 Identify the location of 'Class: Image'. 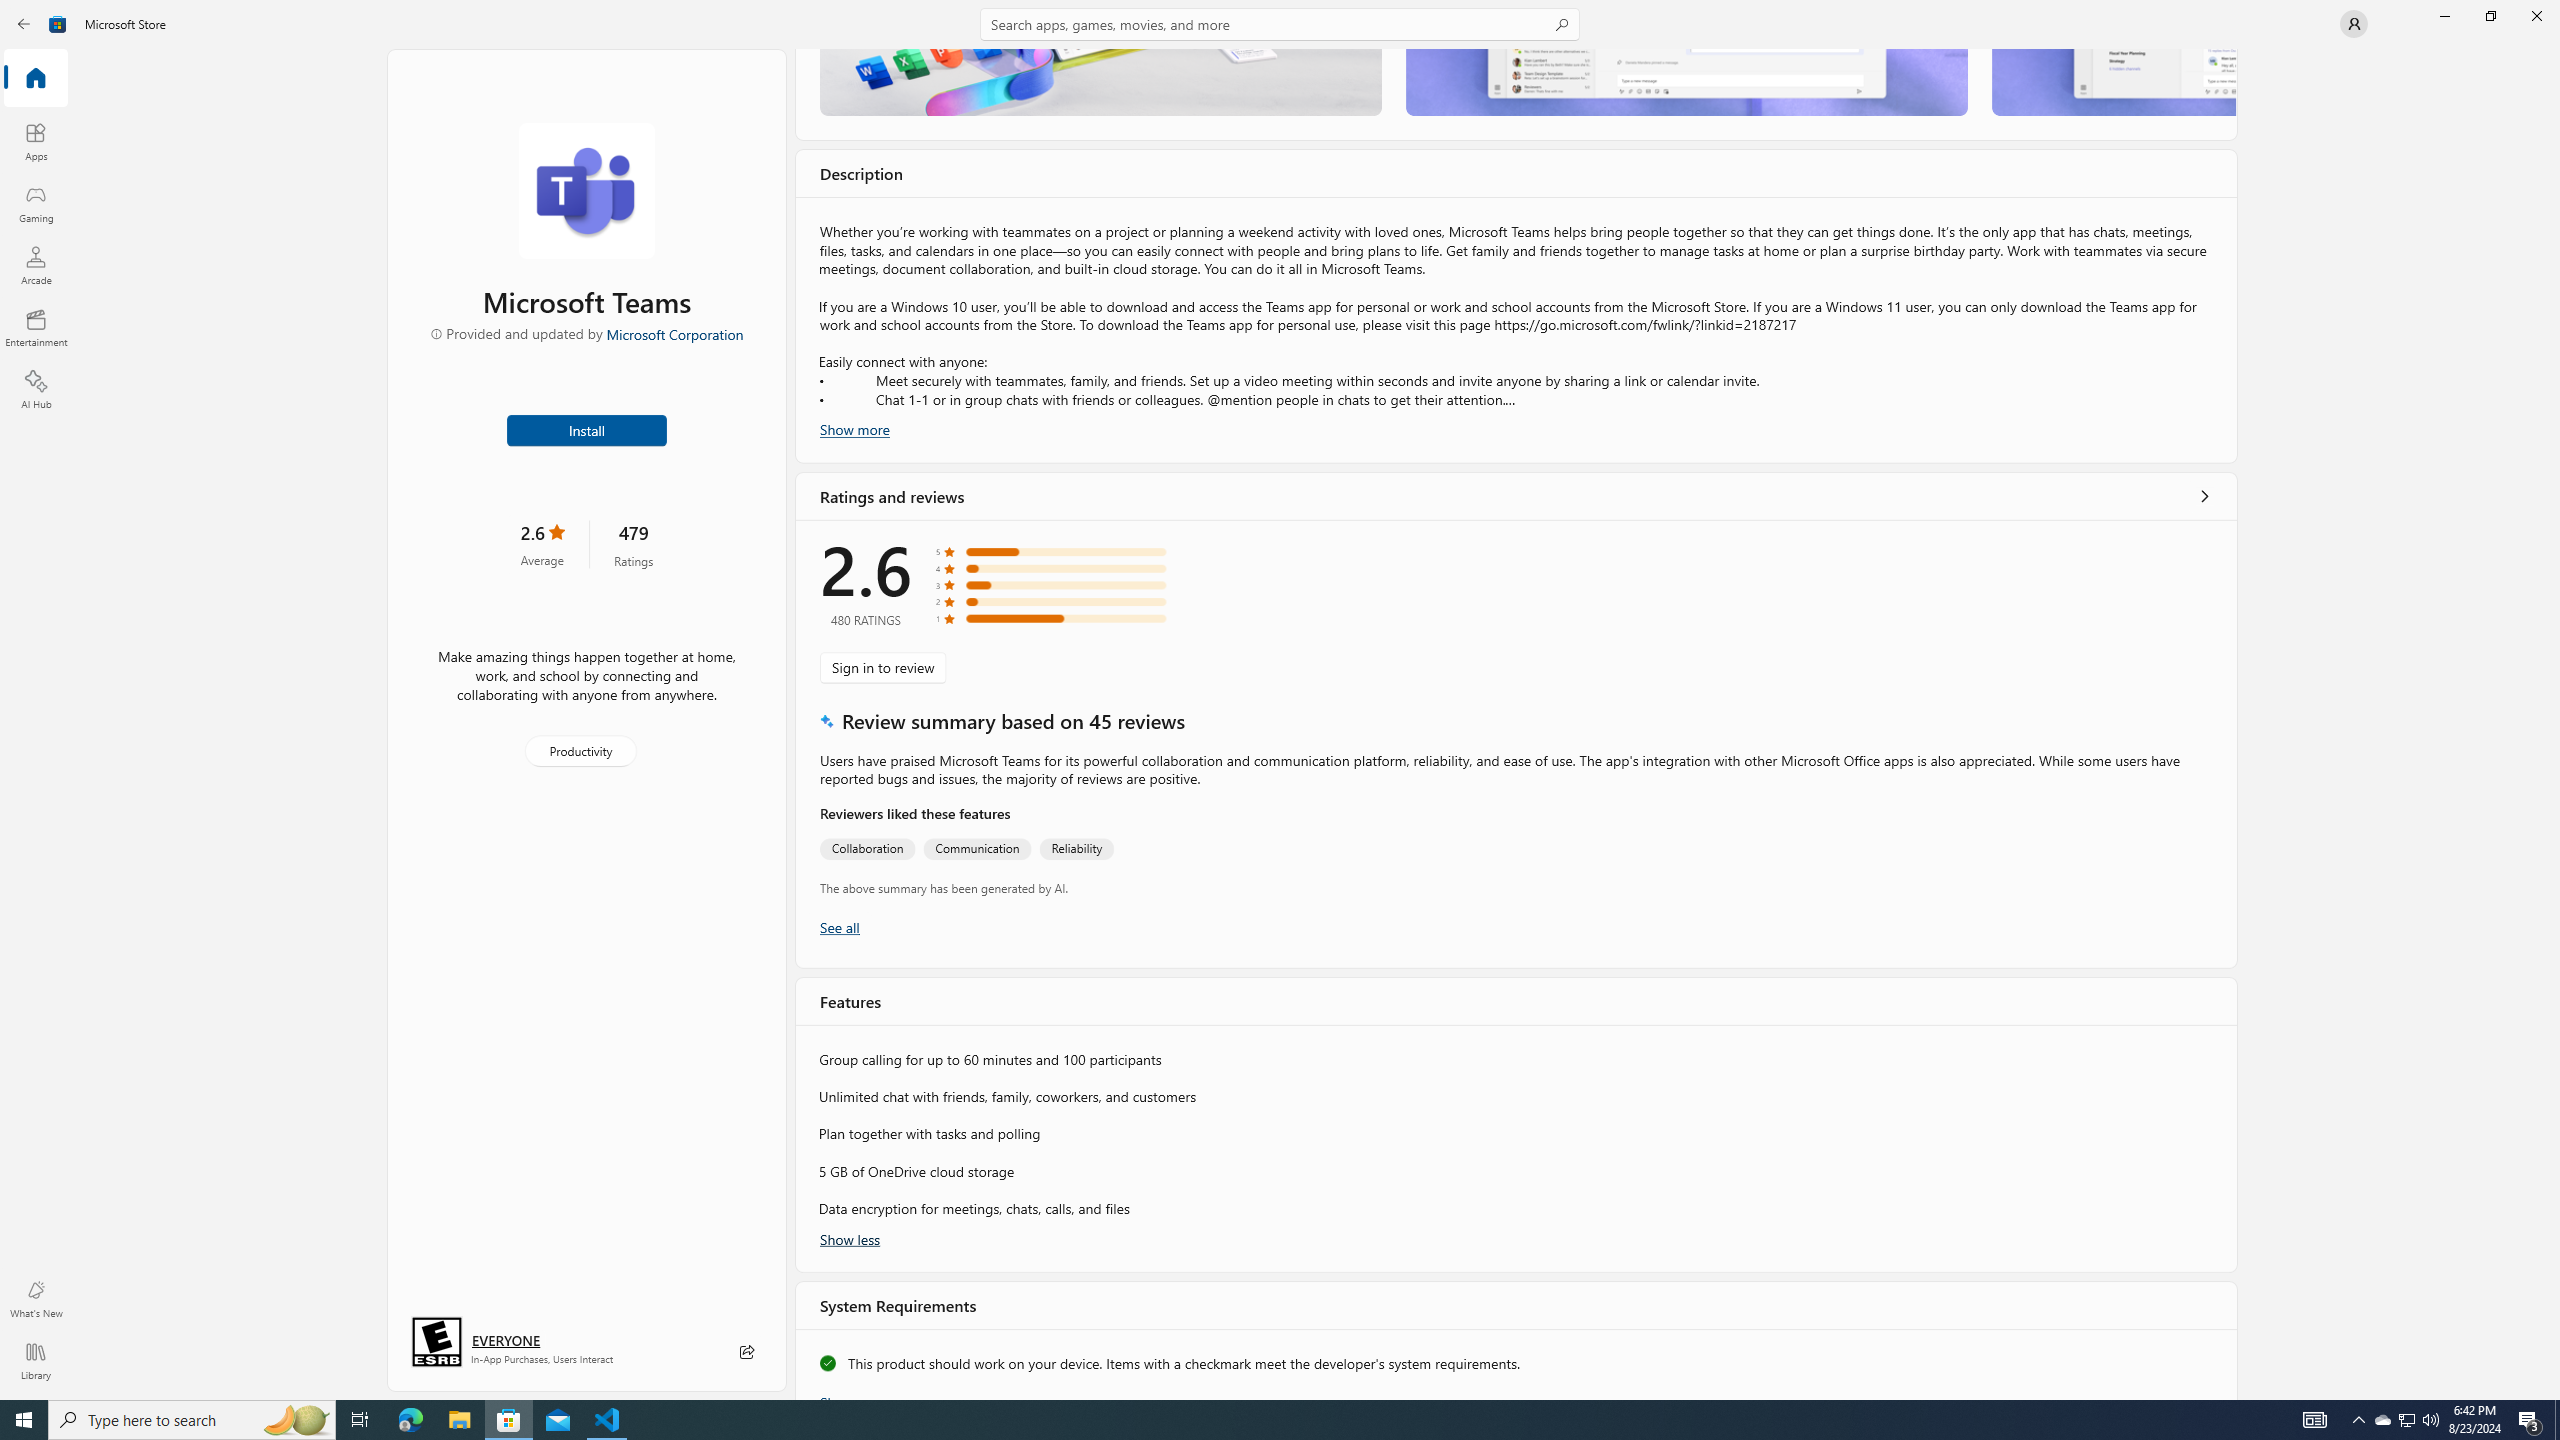
(57, 22).